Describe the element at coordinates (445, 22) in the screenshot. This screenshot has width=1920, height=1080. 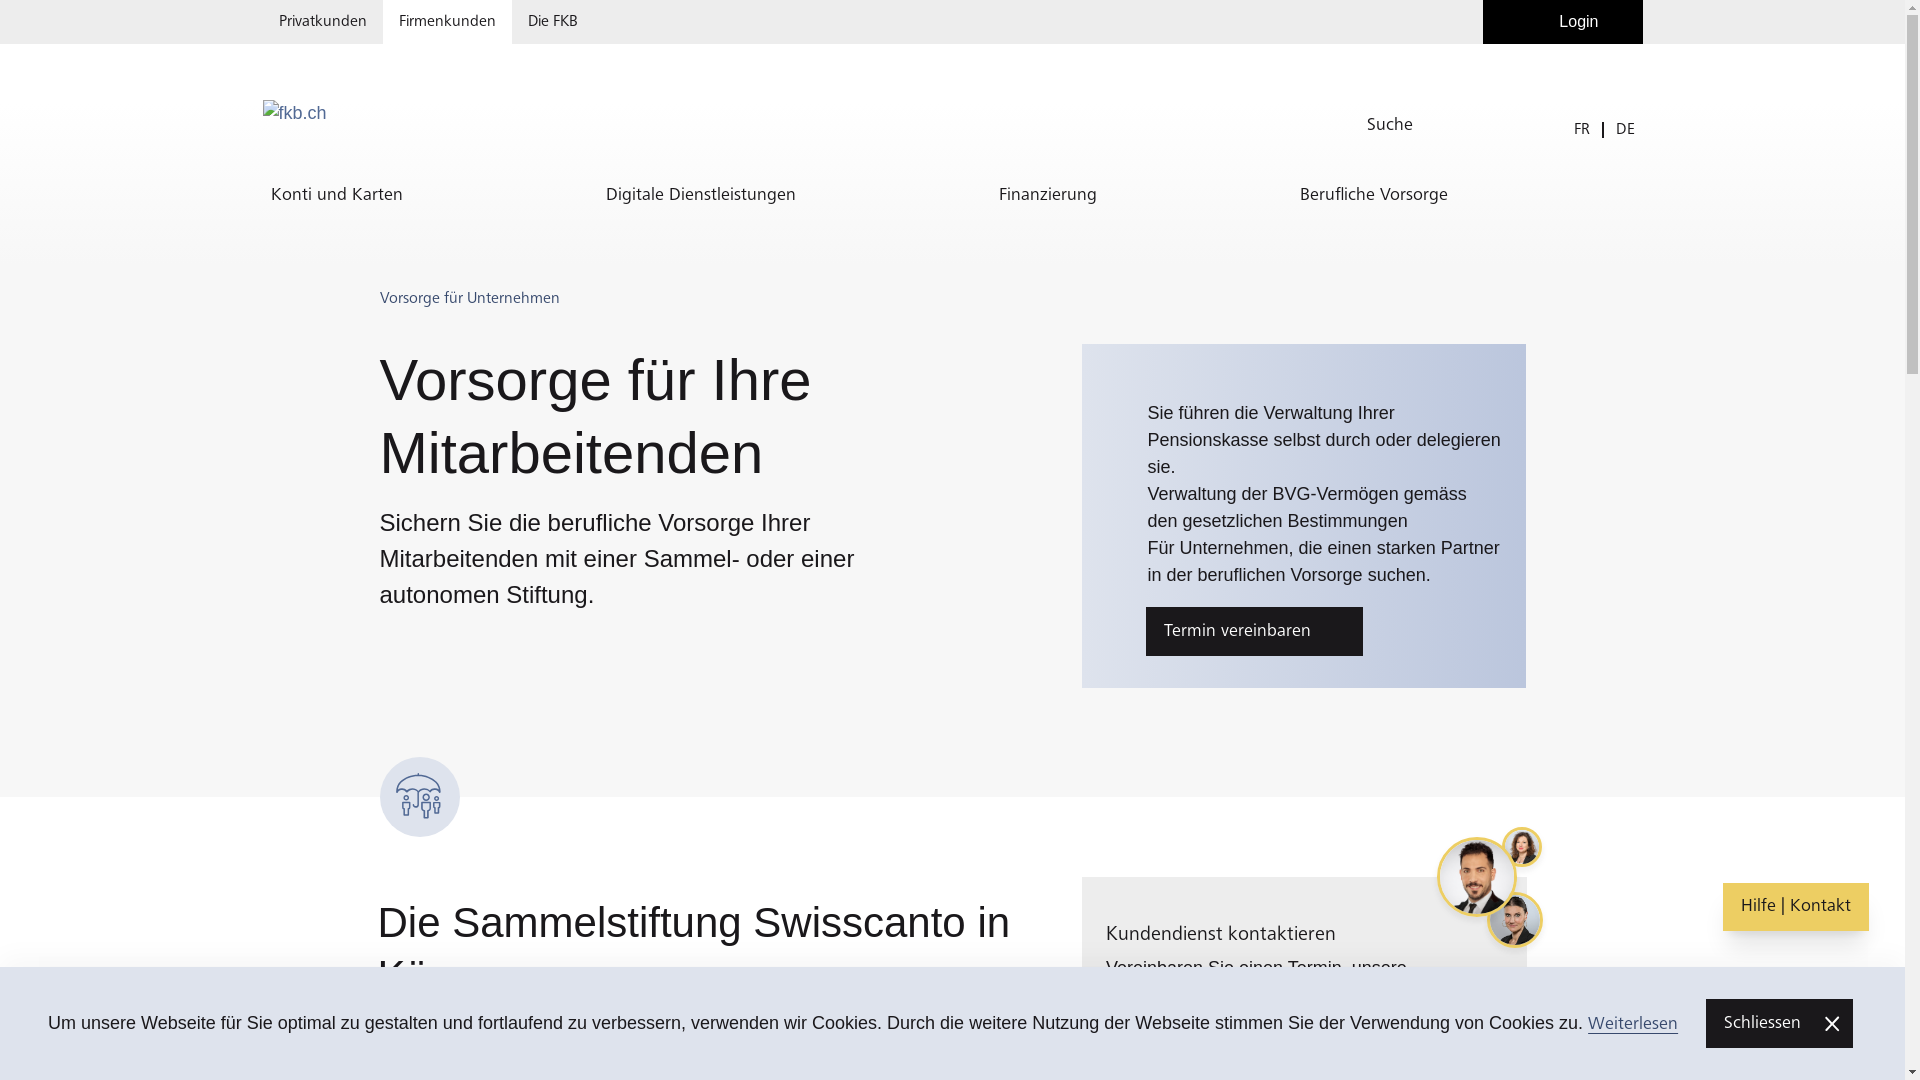
I see `'Firmenkunden'` at that location.